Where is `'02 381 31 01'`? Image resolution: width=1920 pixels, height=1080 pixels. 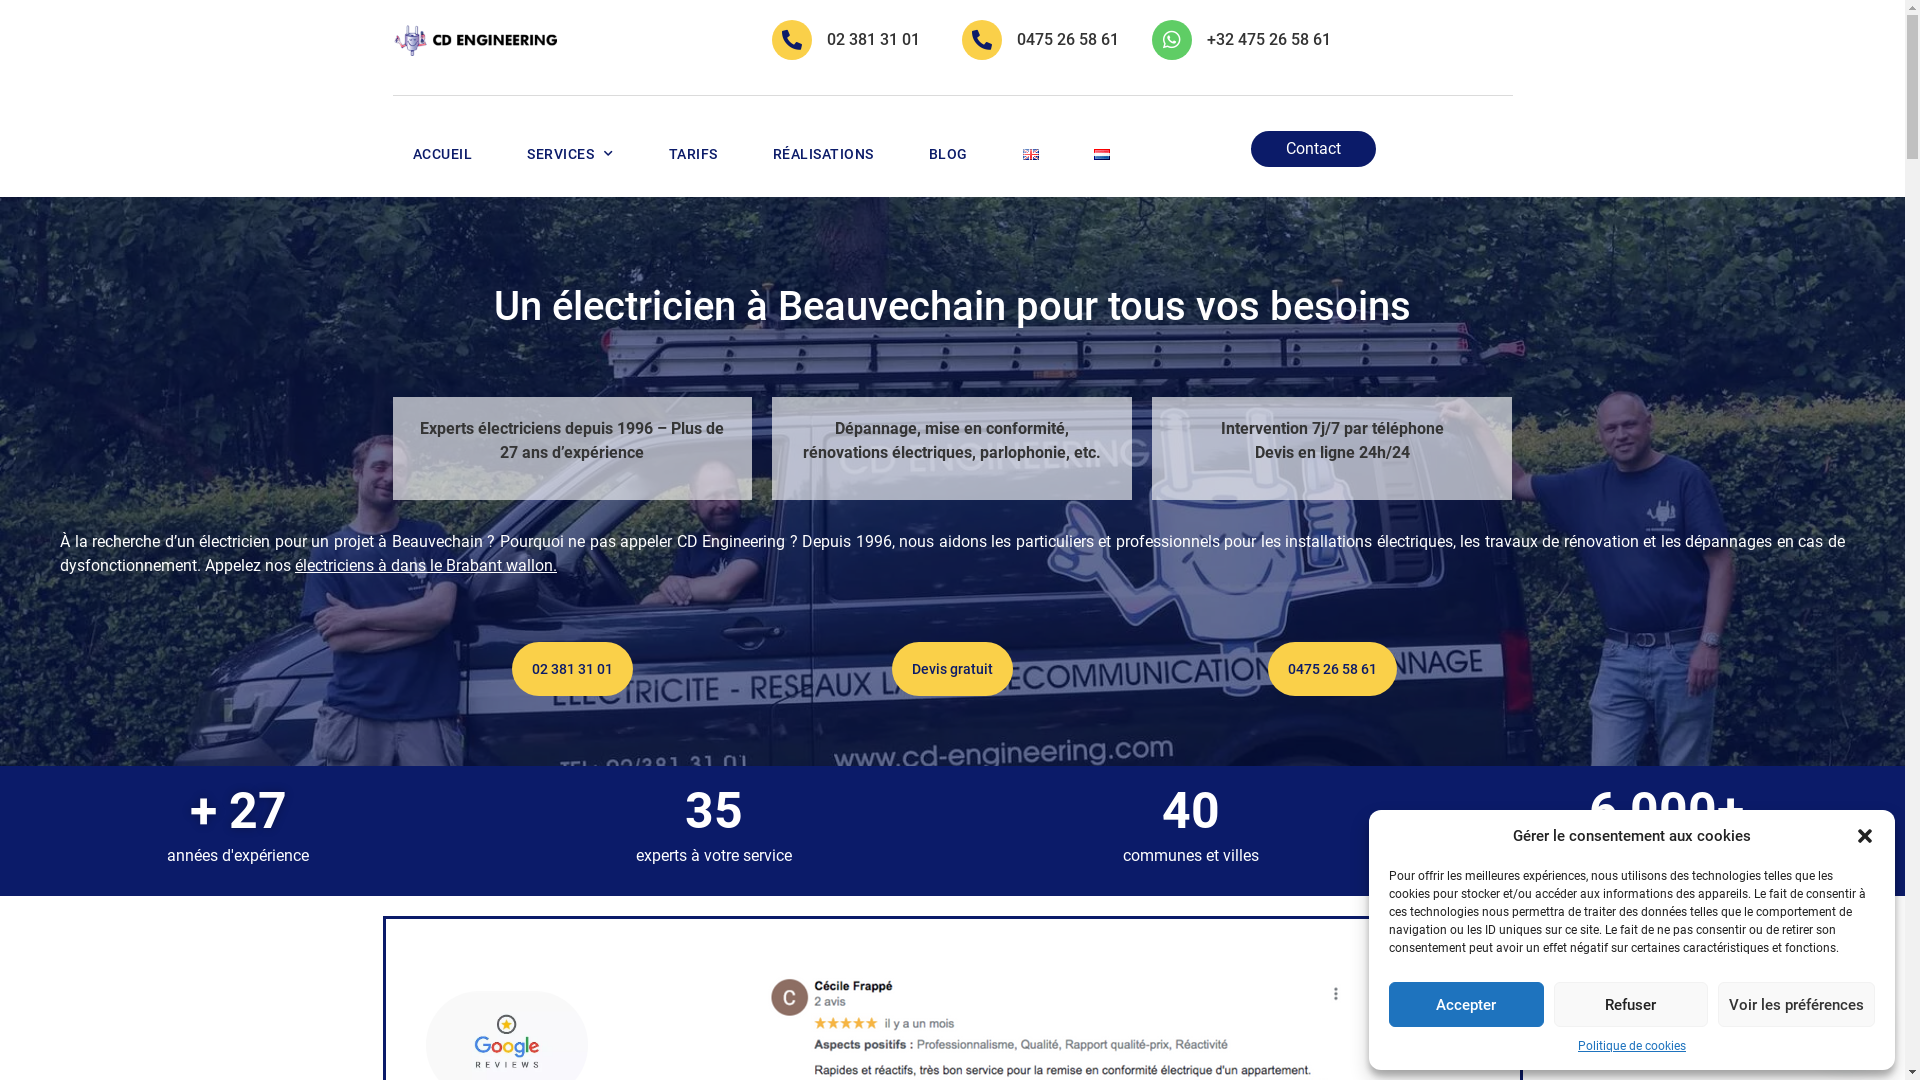 '02 381 31 01' is located at coordinates (571, 668).